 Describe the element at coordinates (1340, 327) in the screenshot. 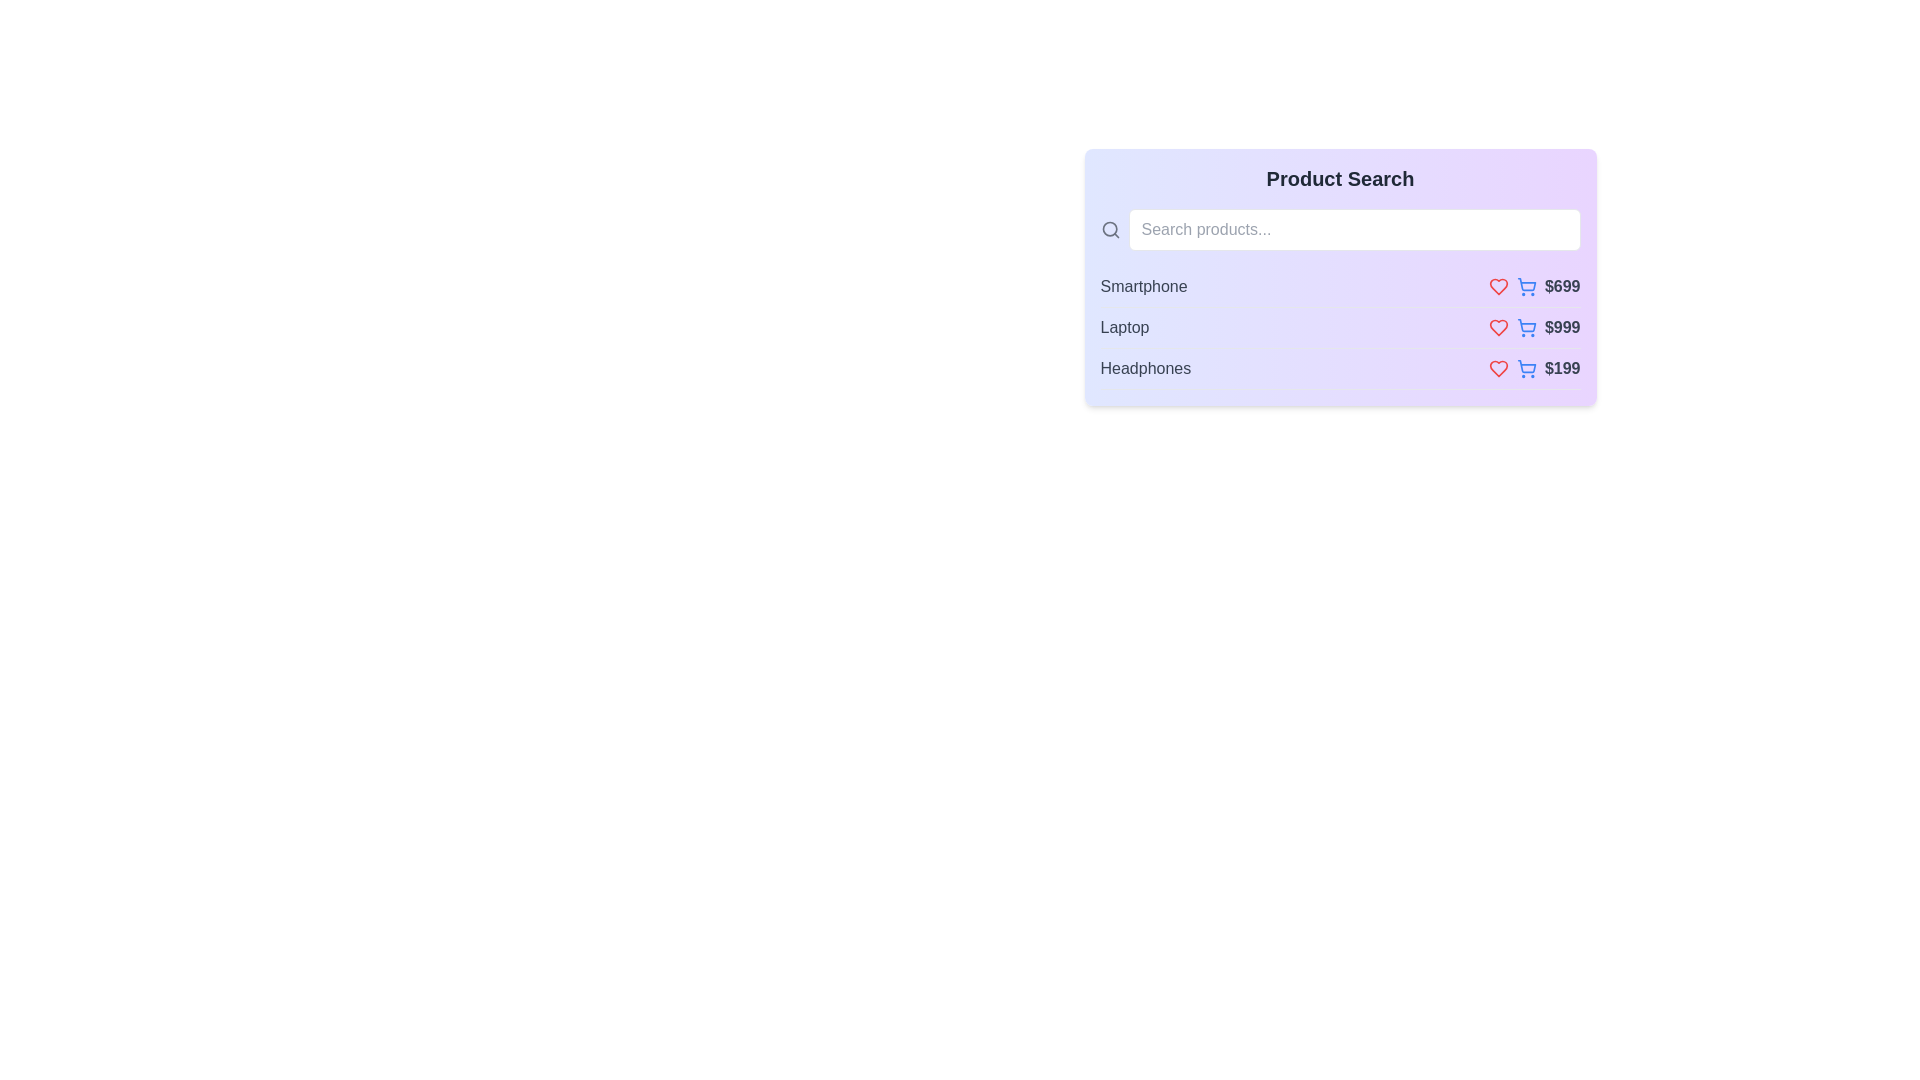

I see `the product list item that displays product details centrally located` at that location.